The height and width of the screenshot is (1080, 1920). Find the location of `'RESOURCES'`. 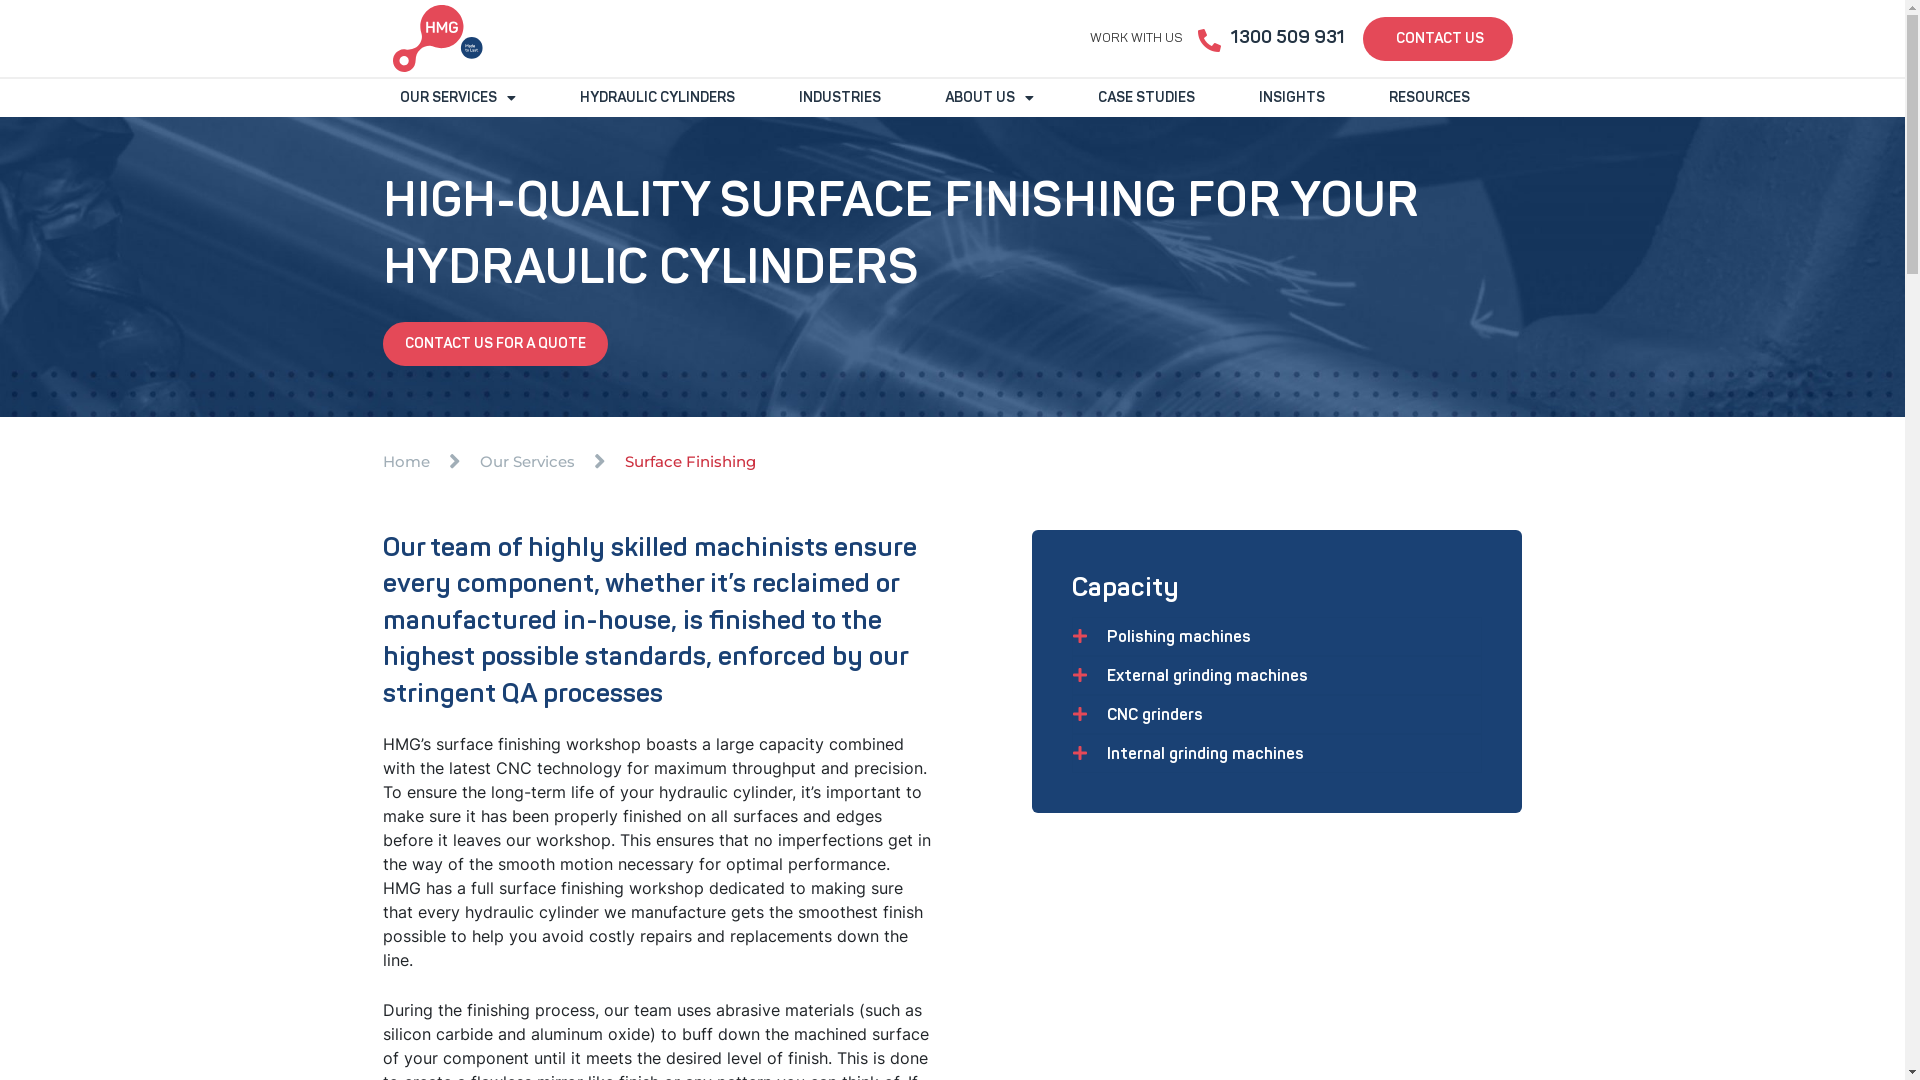

'RESOURCES' is located at coordinates (1428, 97).